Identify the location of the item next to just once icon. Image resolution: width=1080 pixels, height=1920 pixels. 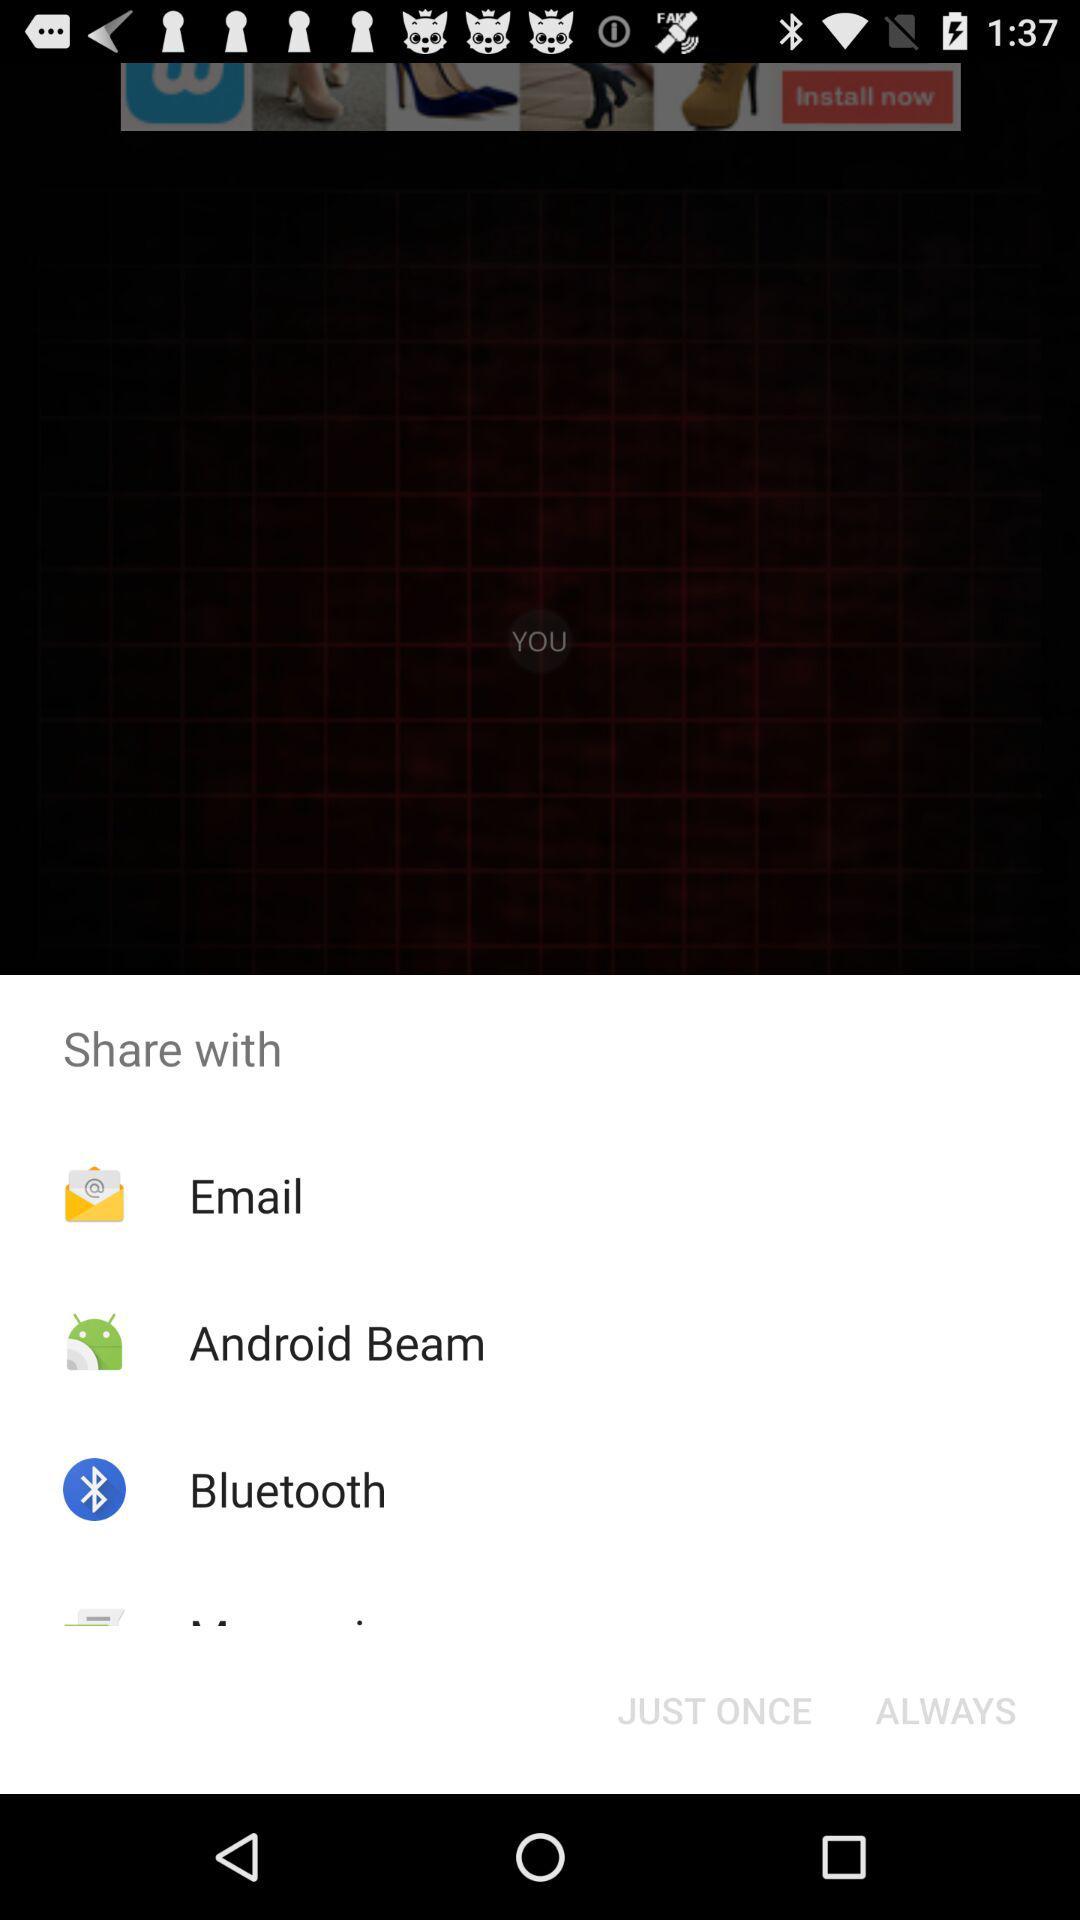
(303, 1636).